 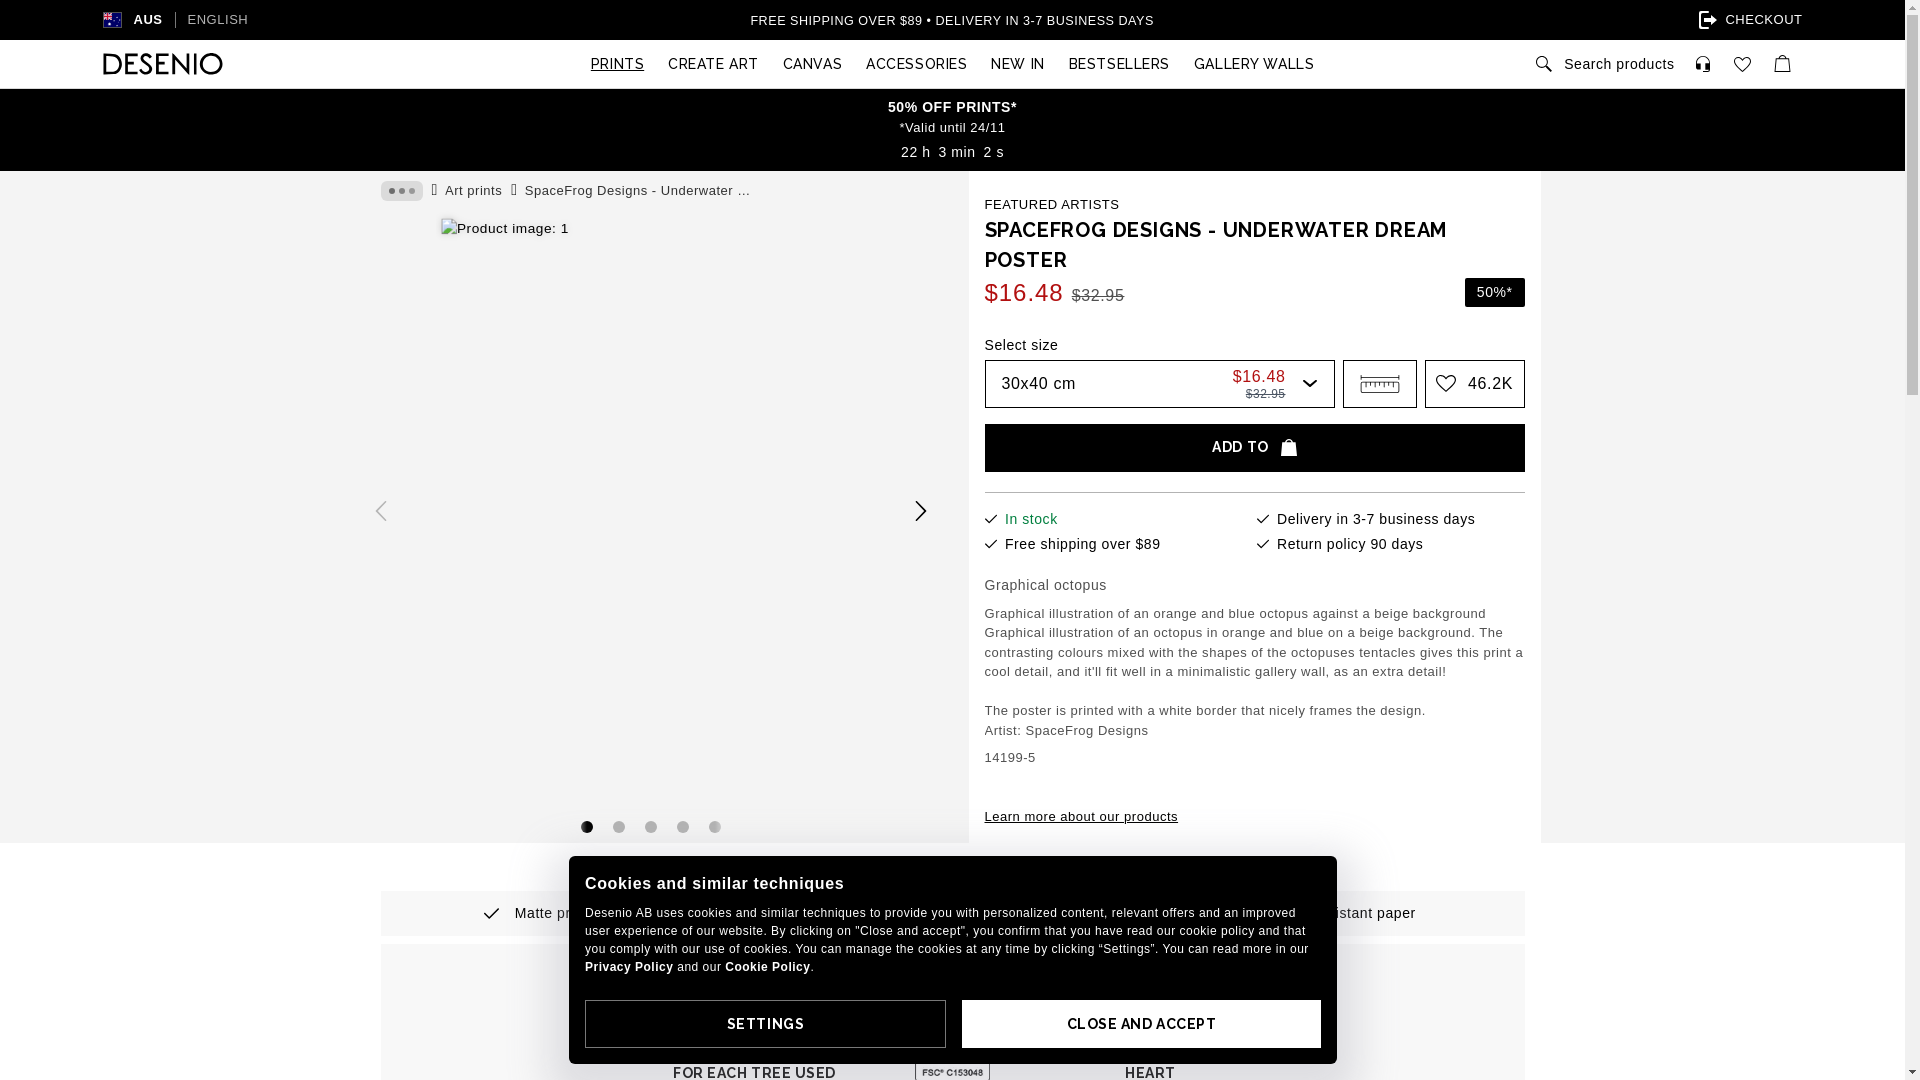 I want to click on 'Search products', so click(x=1603, y=63).